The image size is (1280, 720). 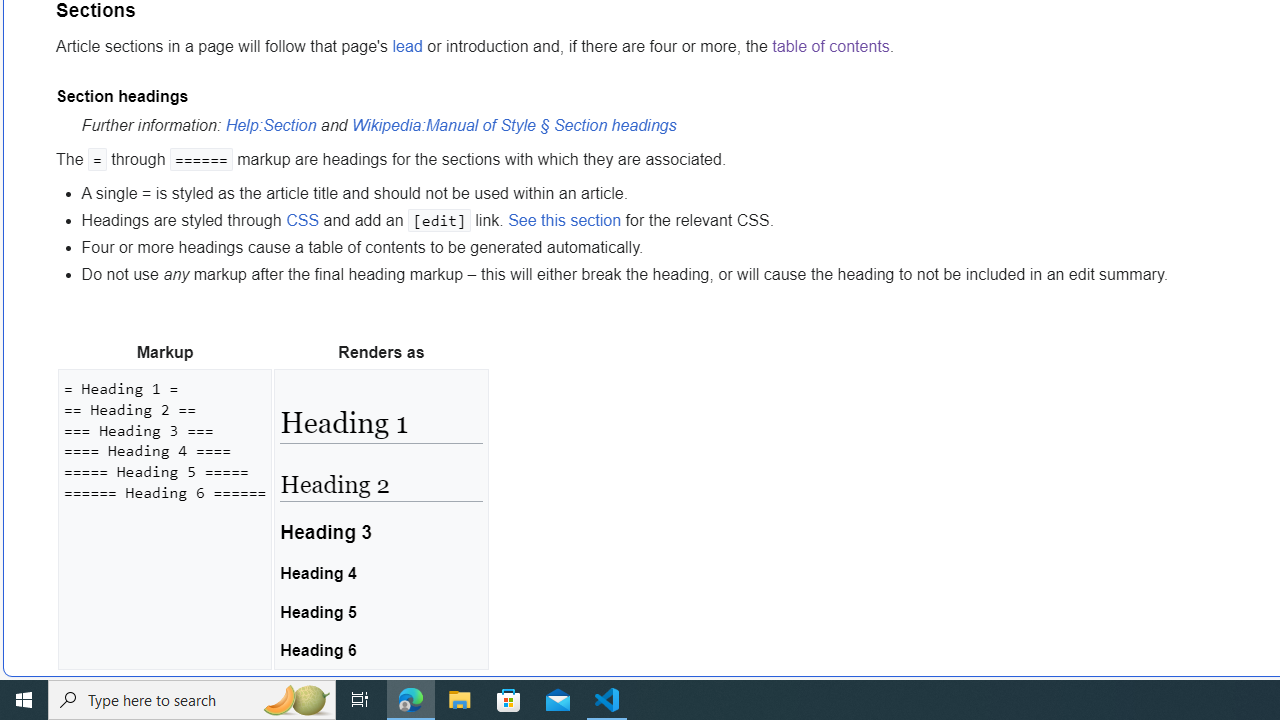 What do you see at coordinates (830, 46) in the screenshot?
I see `'table of contents'` at bounding box center [830, 46].